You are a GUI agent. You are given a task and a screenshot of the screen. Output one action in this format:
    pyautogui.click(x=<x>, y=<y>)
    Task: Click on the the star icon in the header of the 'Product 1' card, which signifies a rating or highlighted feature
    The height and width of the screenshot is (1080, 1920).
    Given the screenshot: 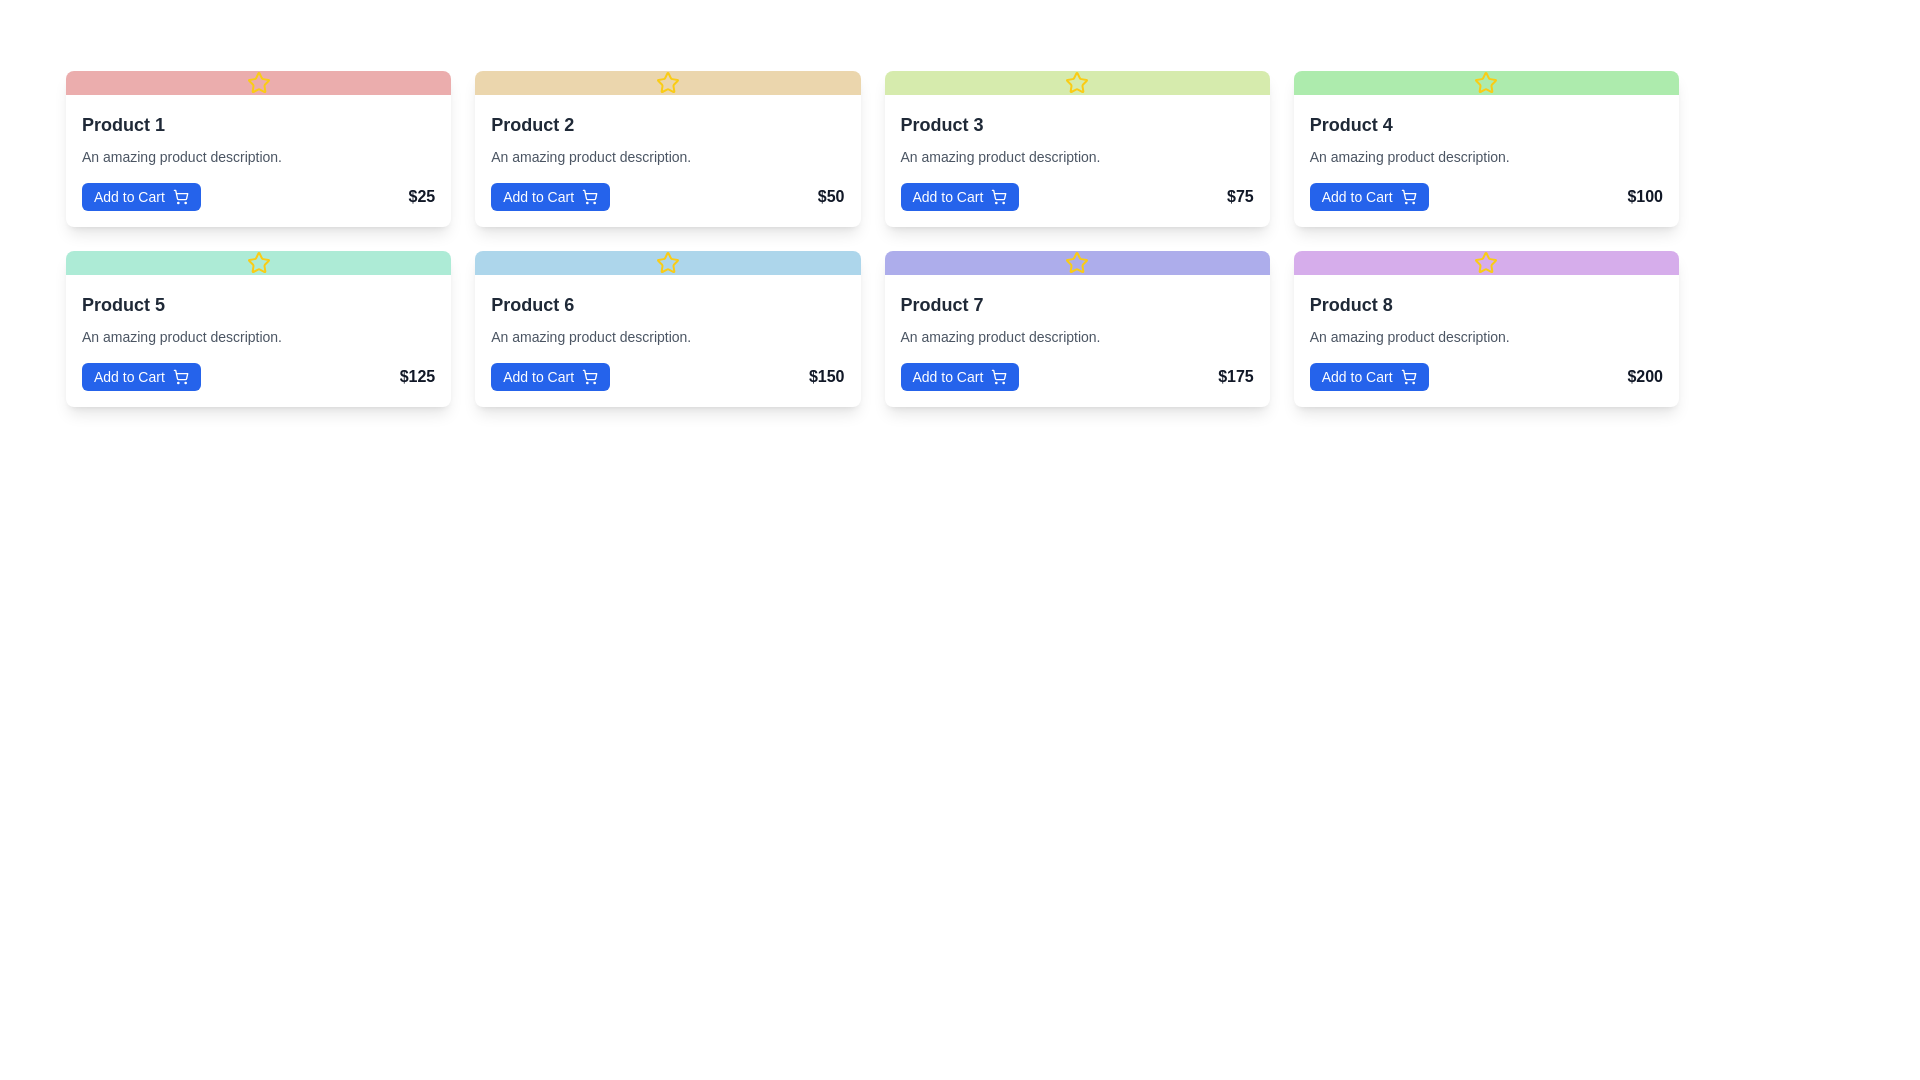 What is the action you would take?
    pyautogui.click(x=257, y=82)
    